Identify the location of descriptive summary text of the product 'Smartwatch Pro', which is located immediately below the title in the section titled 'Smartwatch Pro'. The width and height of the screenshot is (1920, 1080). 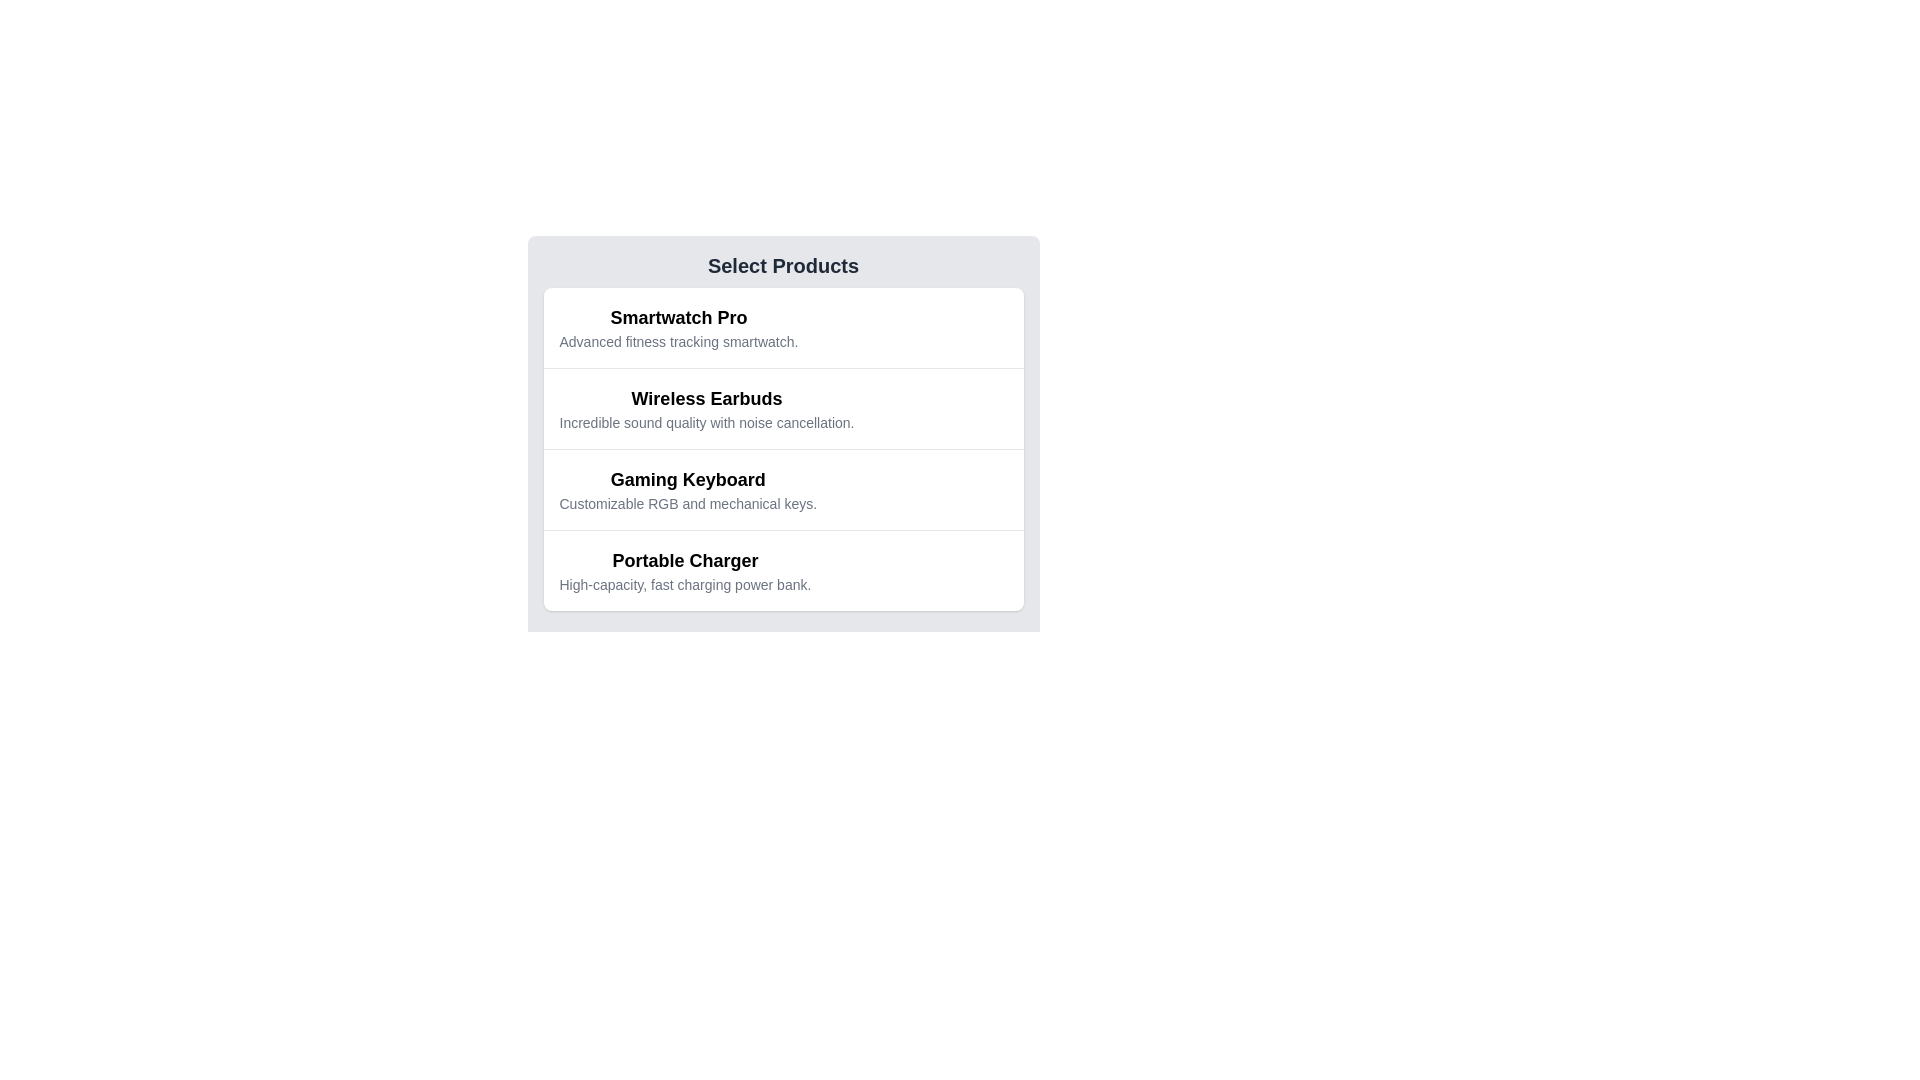
(678, 341).